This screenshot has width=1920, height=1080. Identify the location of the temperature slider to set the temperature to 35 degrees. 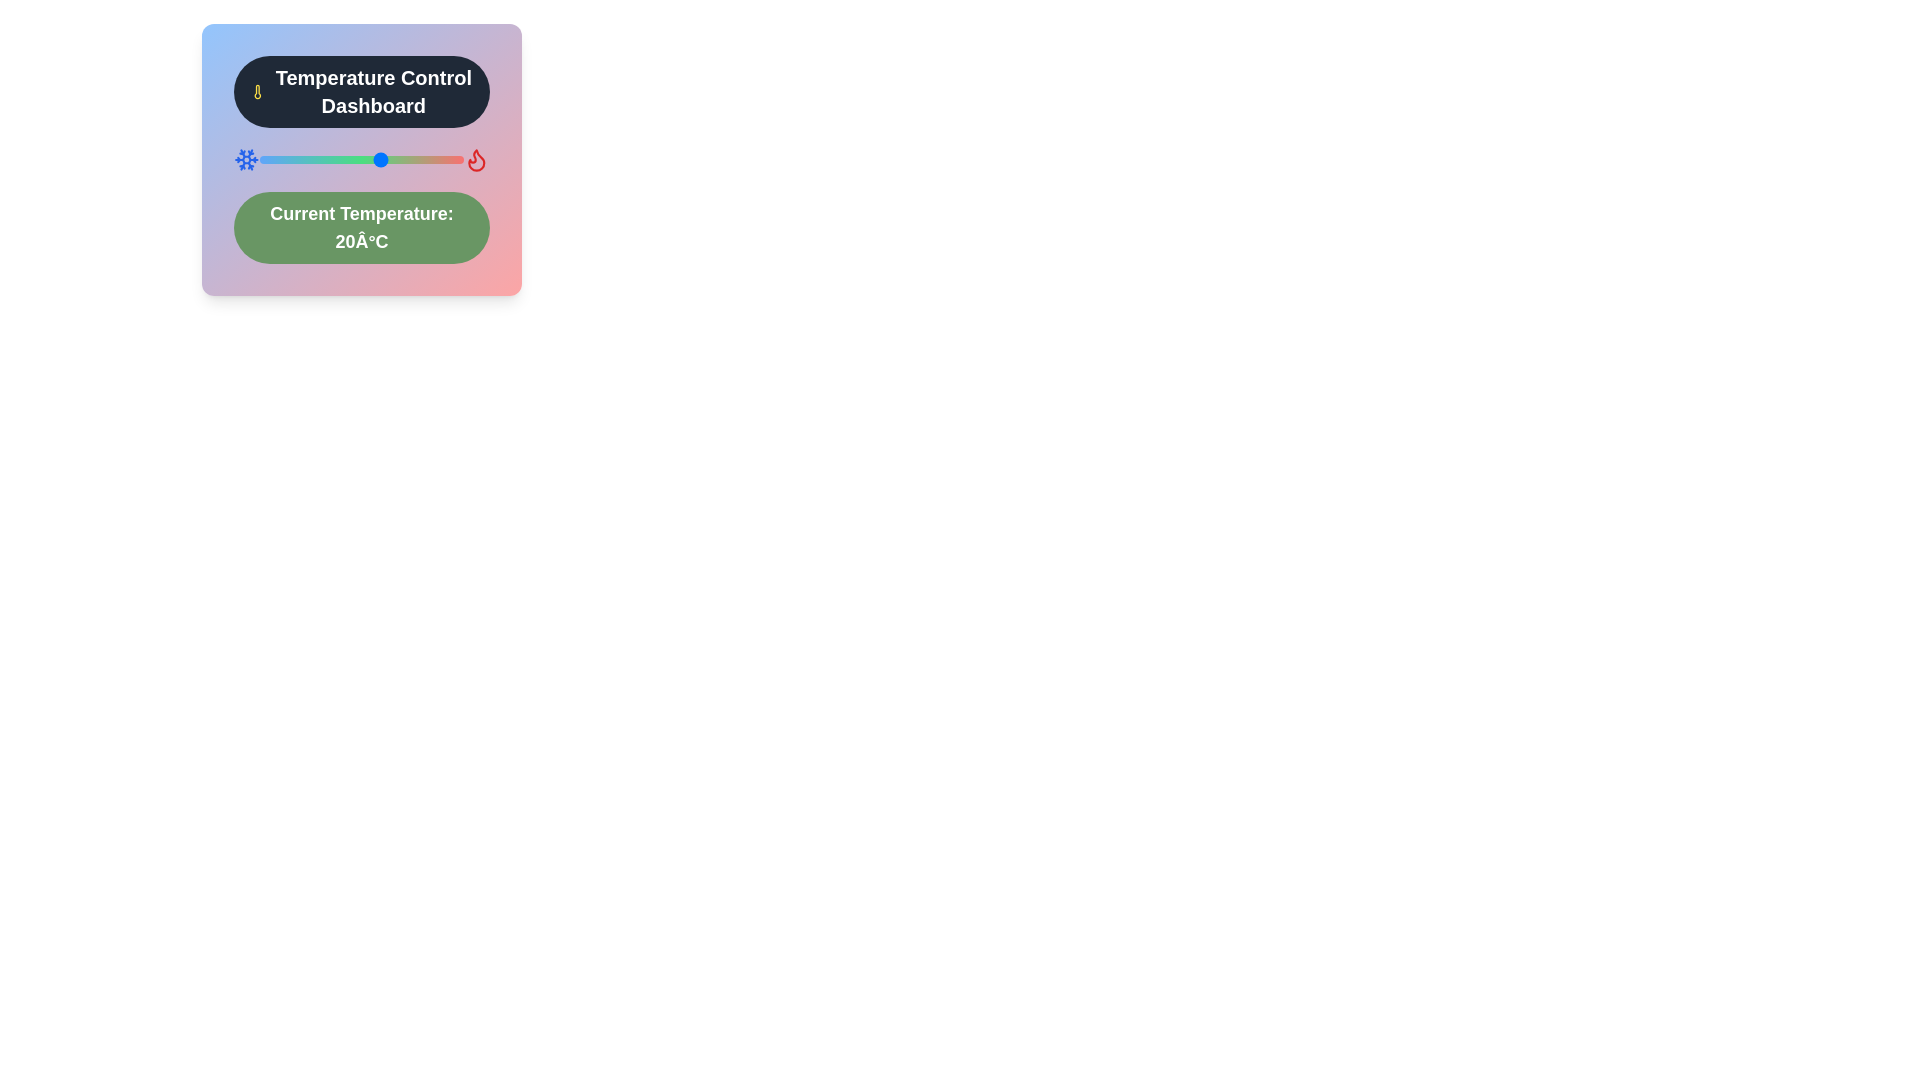
(442, 158).